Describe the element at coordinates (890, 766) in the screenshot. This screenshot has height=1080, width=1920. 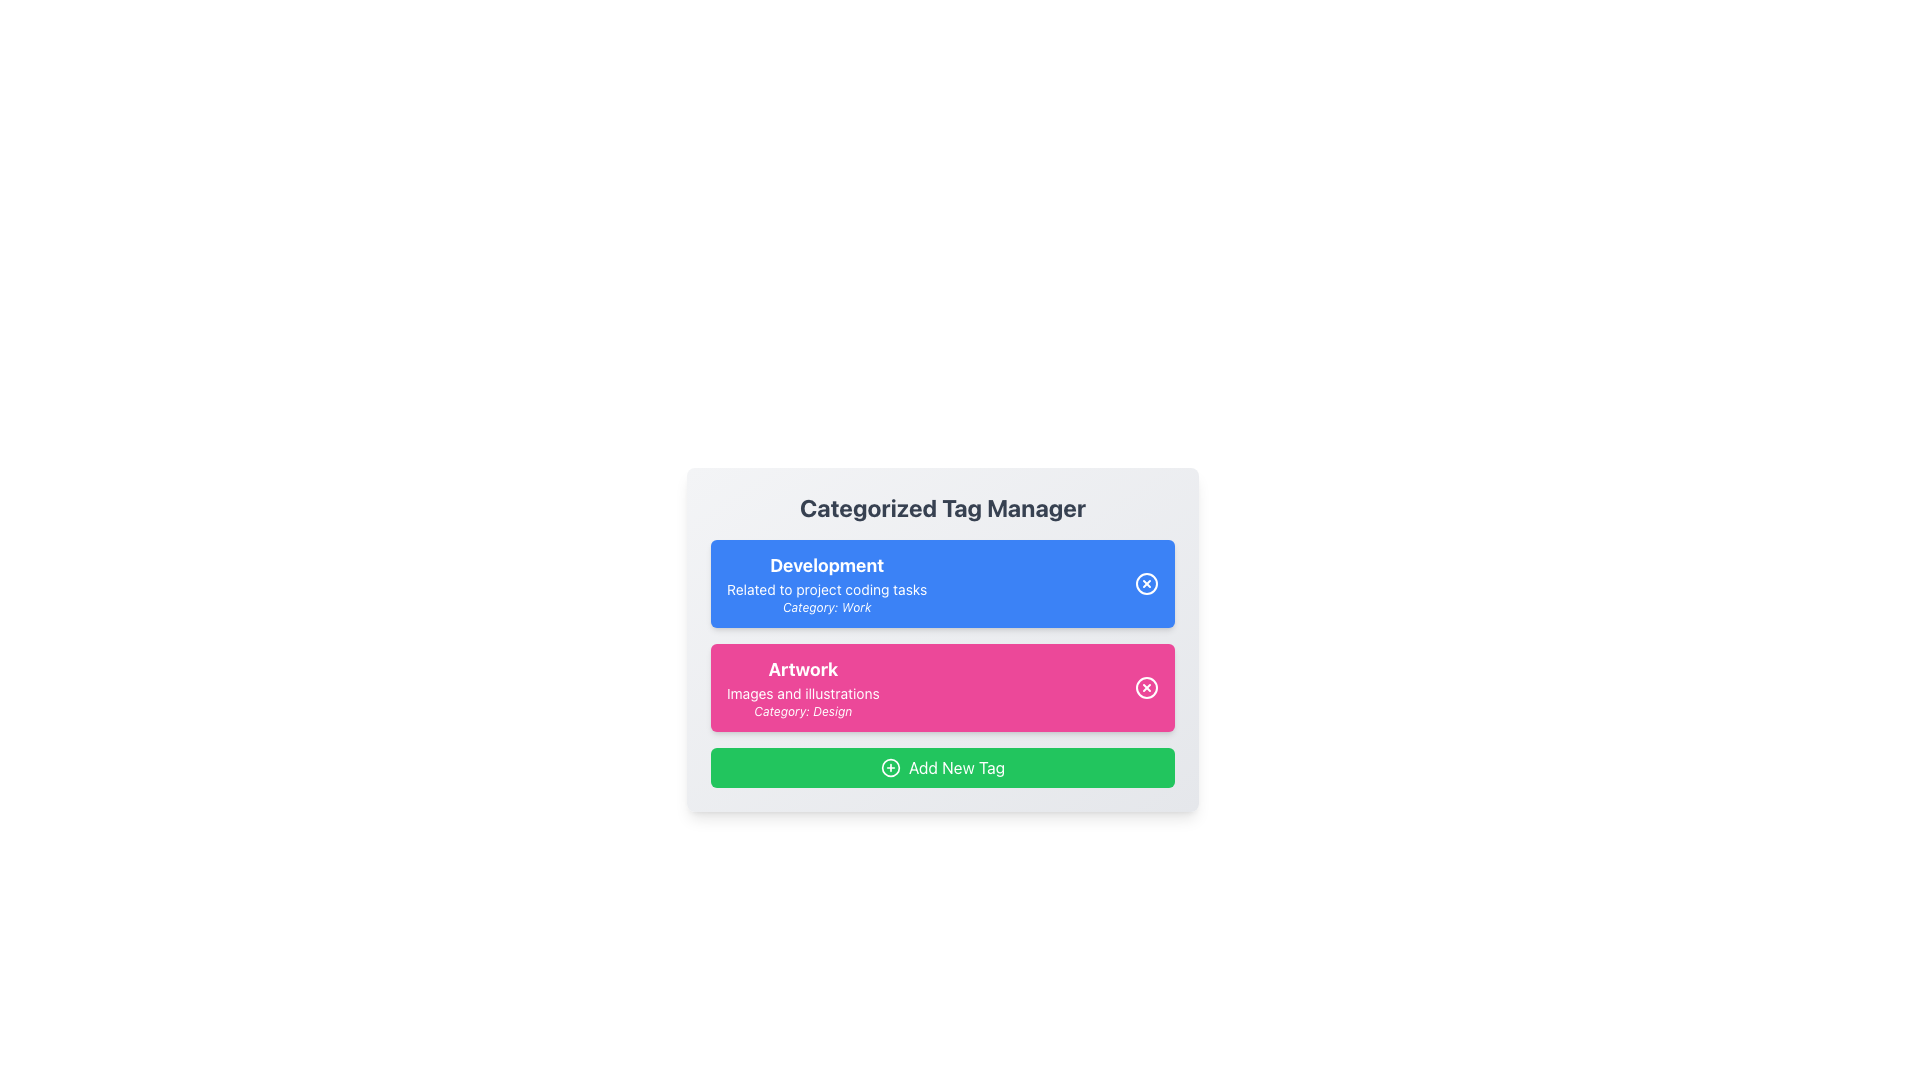
I see `the circular icon with a plus sign inside, located to the left of the 'Add New Tag' text within the green button area` at that location.